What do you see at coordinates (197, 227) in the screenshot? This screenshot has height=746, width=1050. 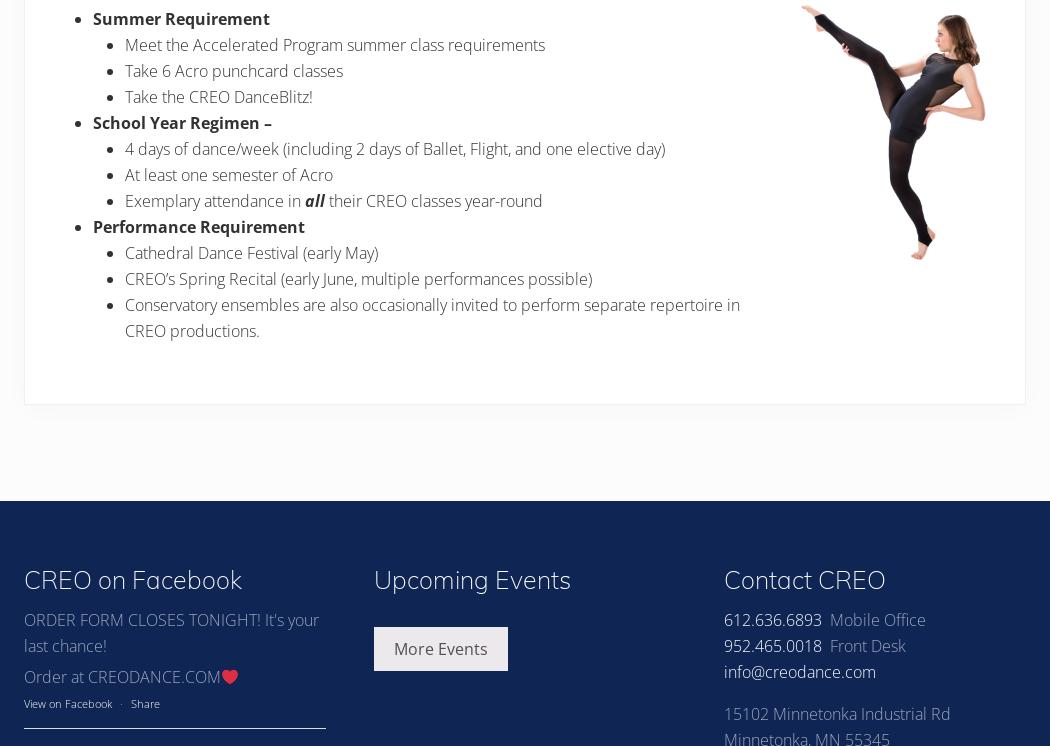 I see `'Performance Requirement'` at bounding box center [197, 227].